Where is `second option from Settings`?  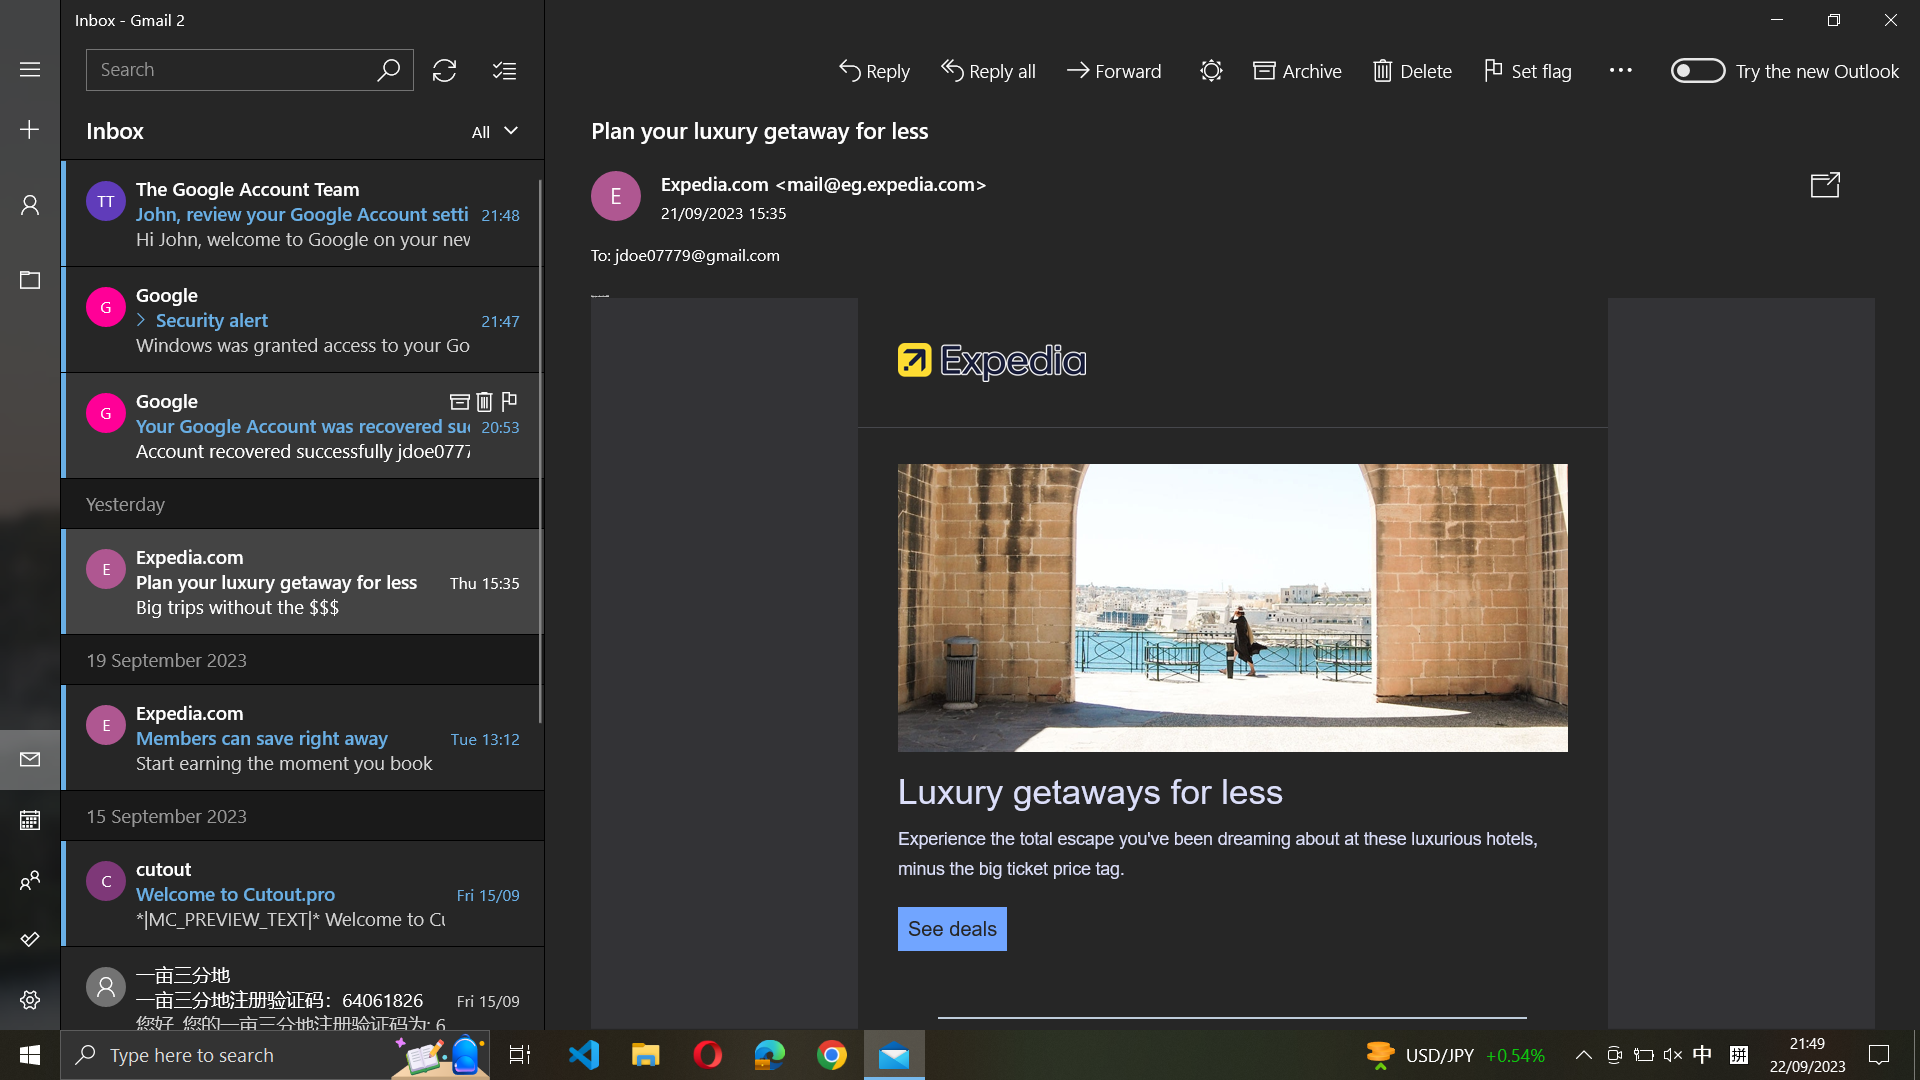 second option from Settings is located at coordinates (29, 1002).